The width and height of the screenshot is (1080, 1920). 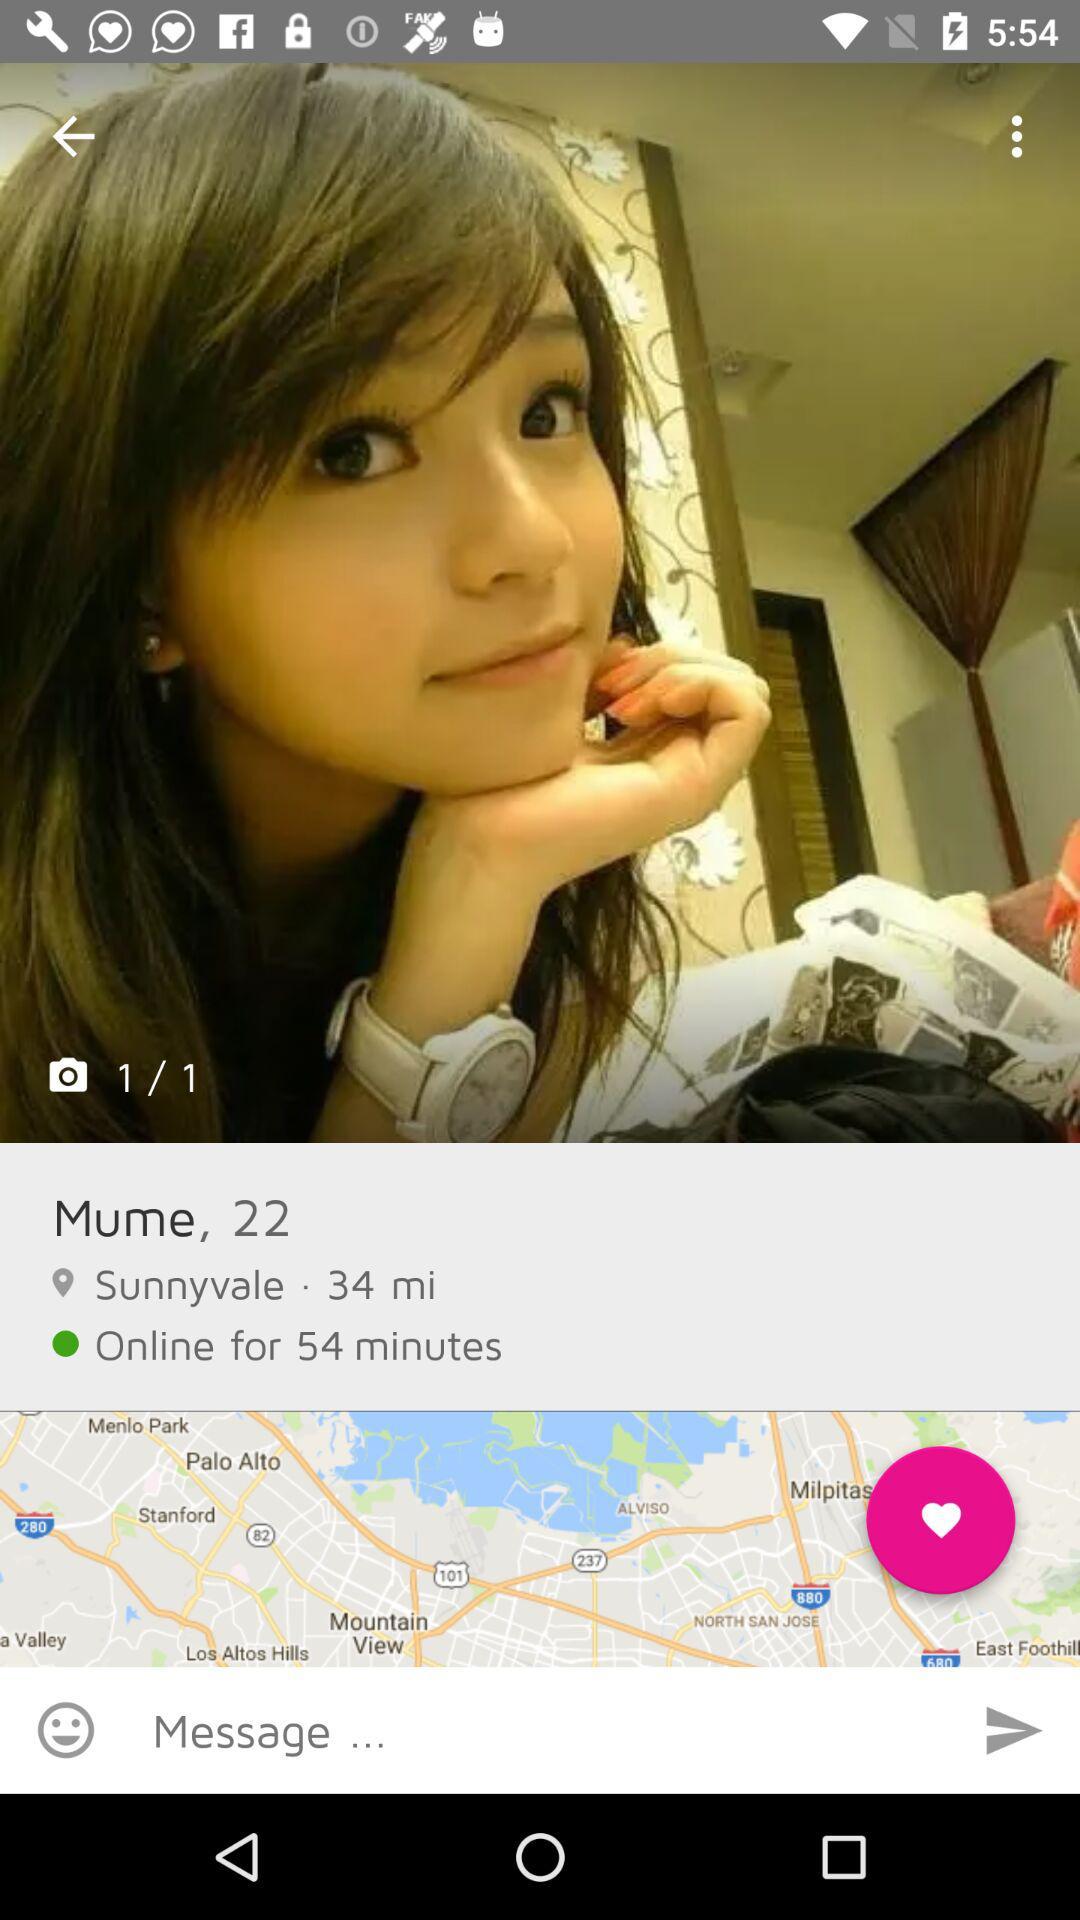 I want to click on switch autoplay option, so click(x=1014, y=1729).